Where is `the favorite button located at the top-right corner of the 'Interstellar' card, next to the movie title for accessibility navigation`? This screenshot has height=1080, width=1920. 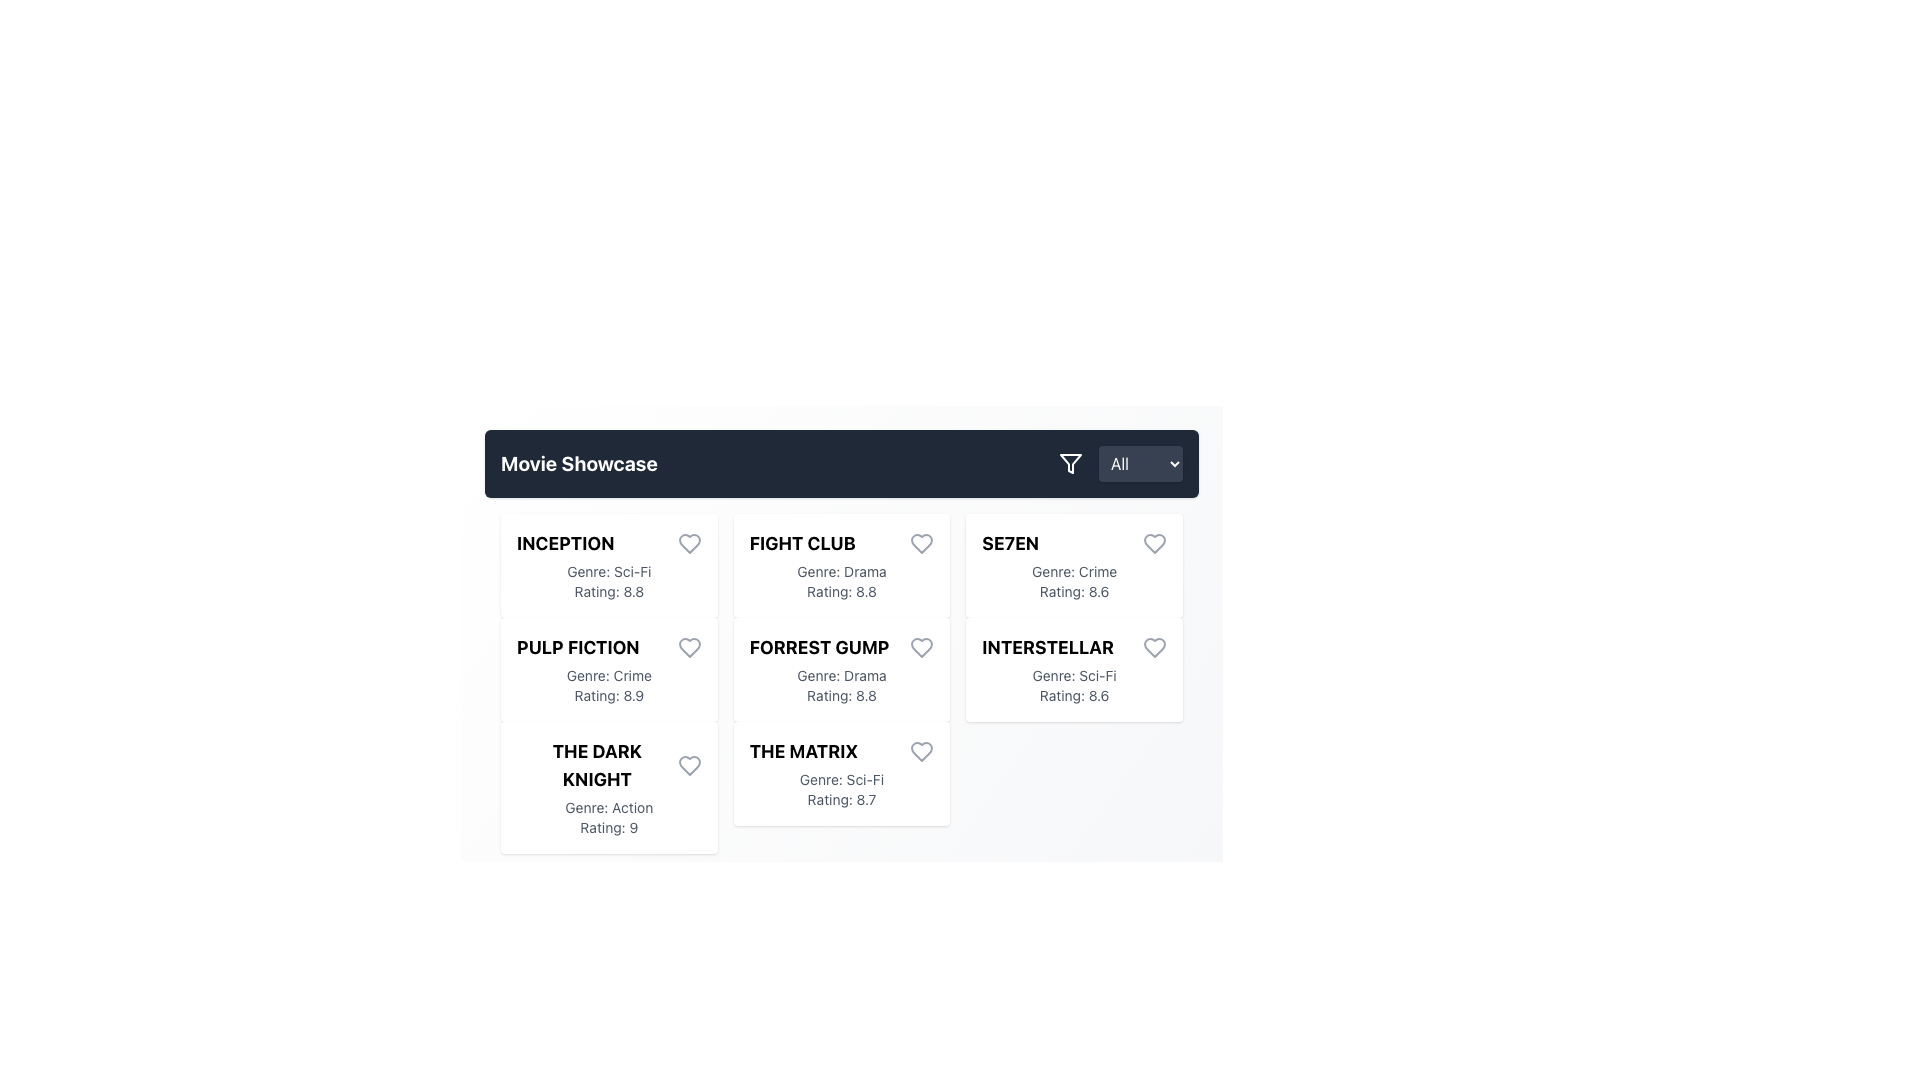 the favorite button located at the top-right corner of the 'Interstellar' card, next to the movie title for accessibility navigation is located at coordinates (1154, 648).